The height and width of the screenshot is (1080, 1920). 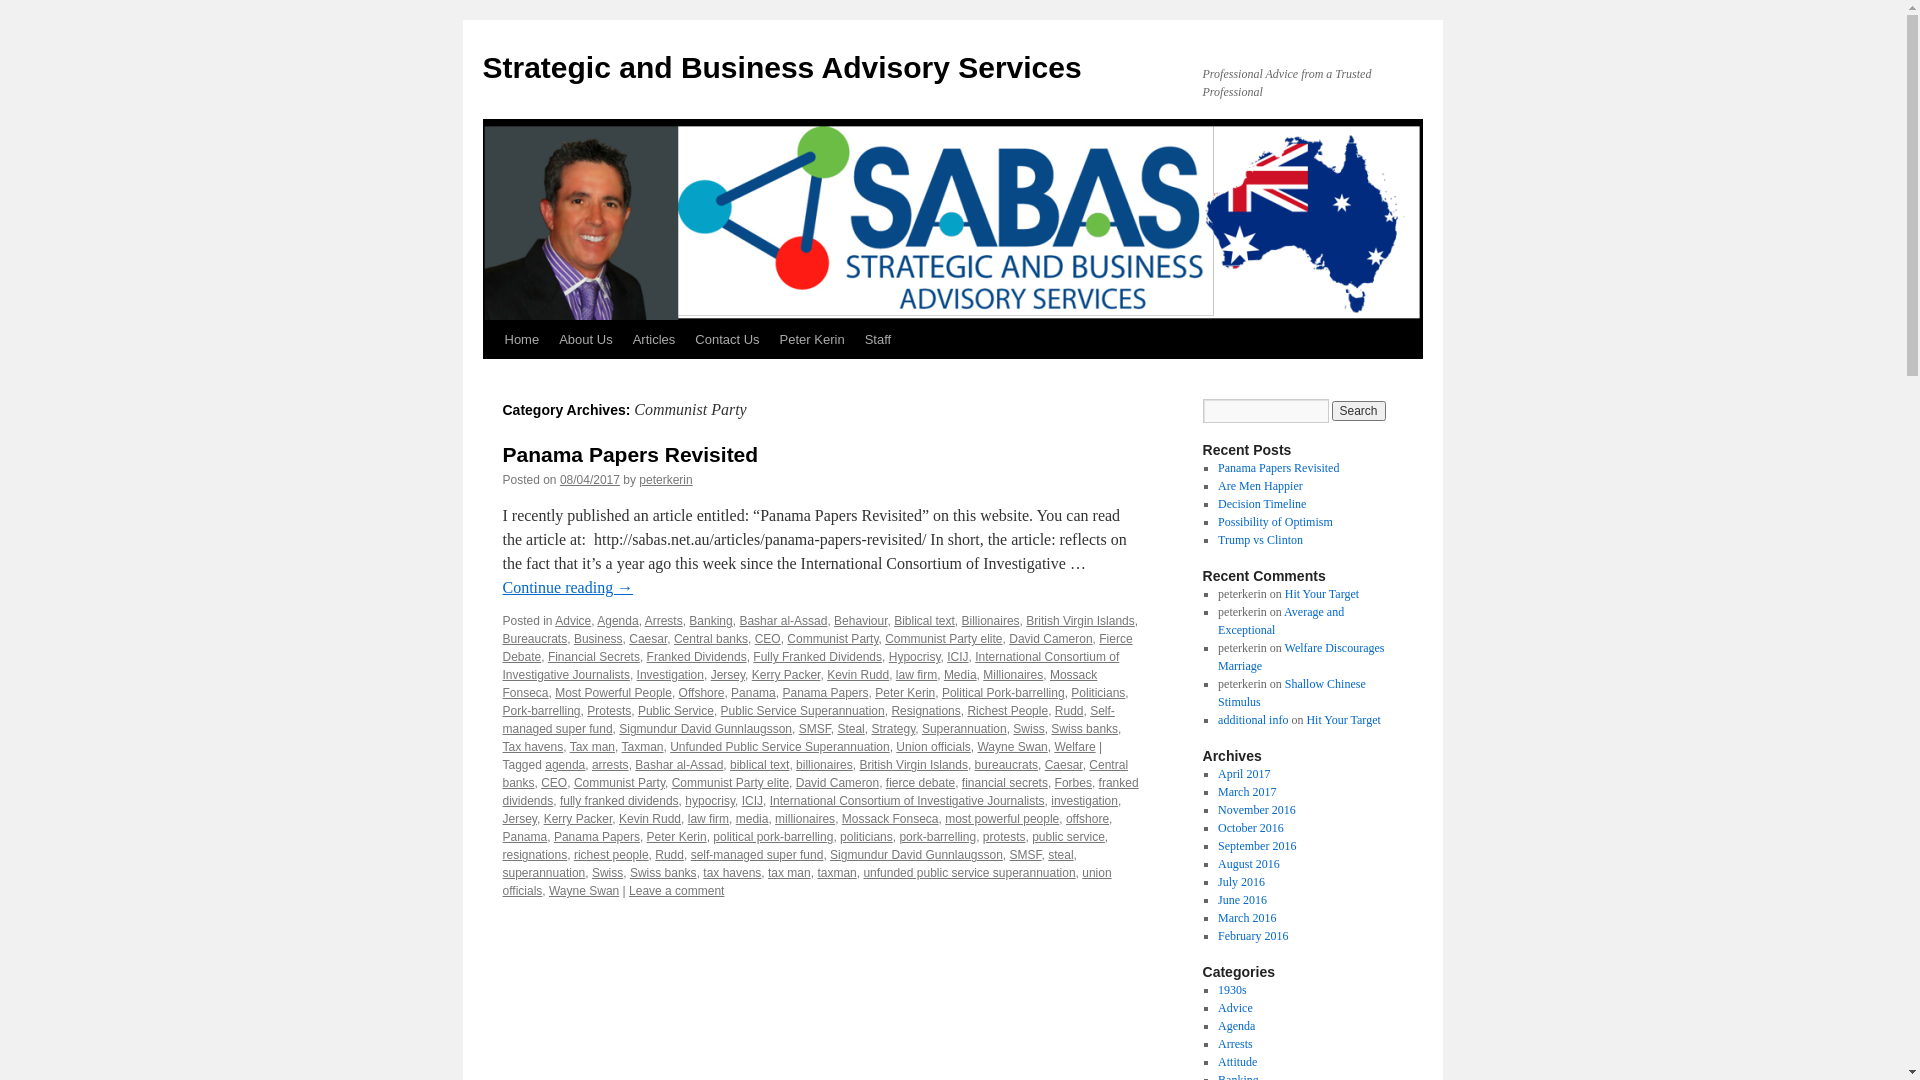 What do you see at coordinates (1073, 747) in the screenshot?
I see `'Welfare'` at bounding box center [1073, 747].